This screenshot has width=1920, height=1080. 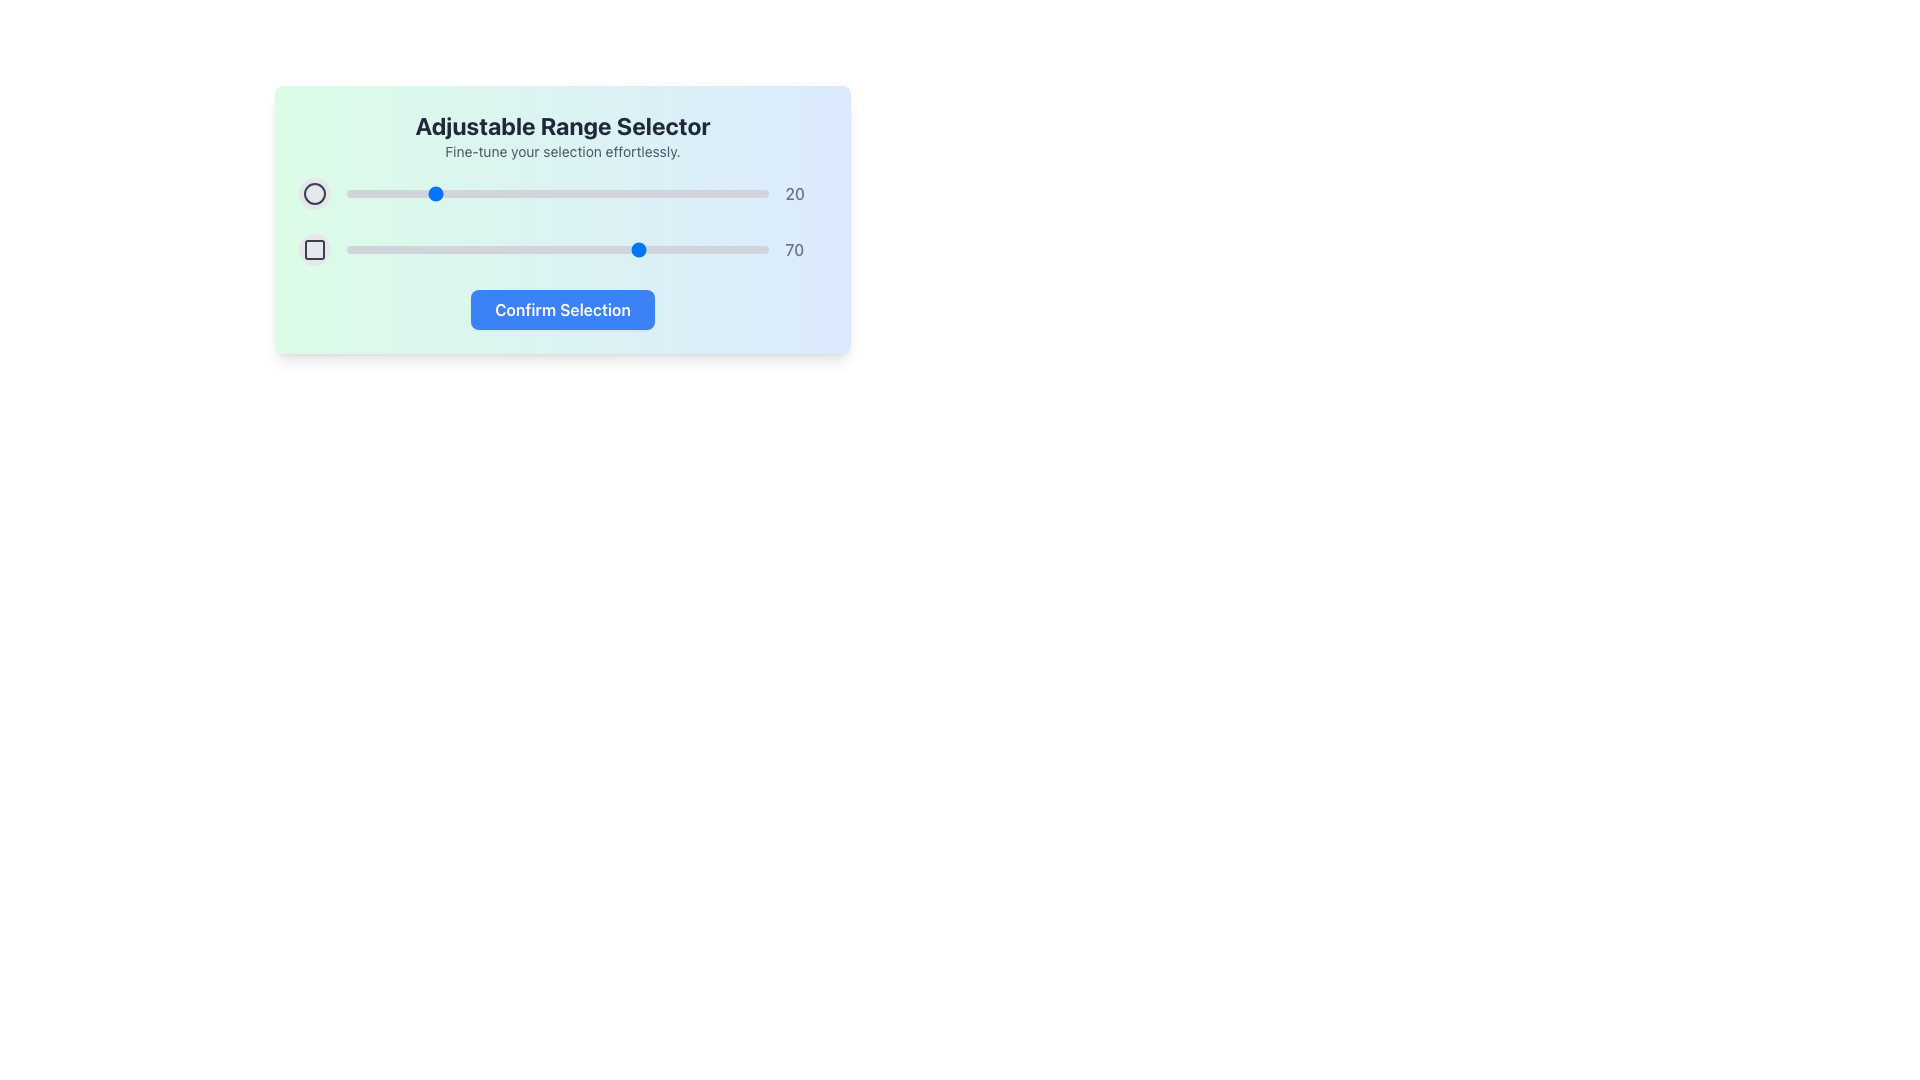 What do you see at coordinates (738, 249) in the screenshot?
I see `the slider` at bounding box center [738, 249].